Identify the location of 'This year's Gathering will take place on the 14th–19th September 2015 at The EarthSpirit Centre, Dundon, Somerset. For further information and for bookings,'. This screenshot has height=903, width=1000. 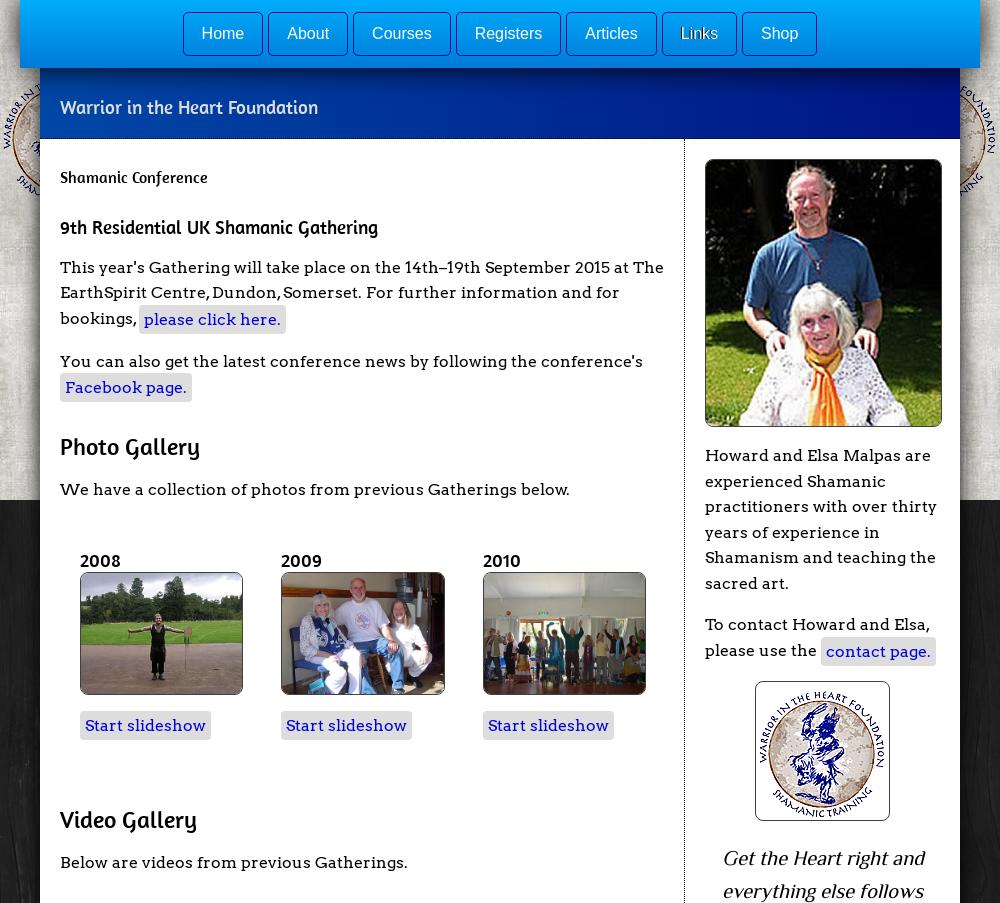
(361, 291).